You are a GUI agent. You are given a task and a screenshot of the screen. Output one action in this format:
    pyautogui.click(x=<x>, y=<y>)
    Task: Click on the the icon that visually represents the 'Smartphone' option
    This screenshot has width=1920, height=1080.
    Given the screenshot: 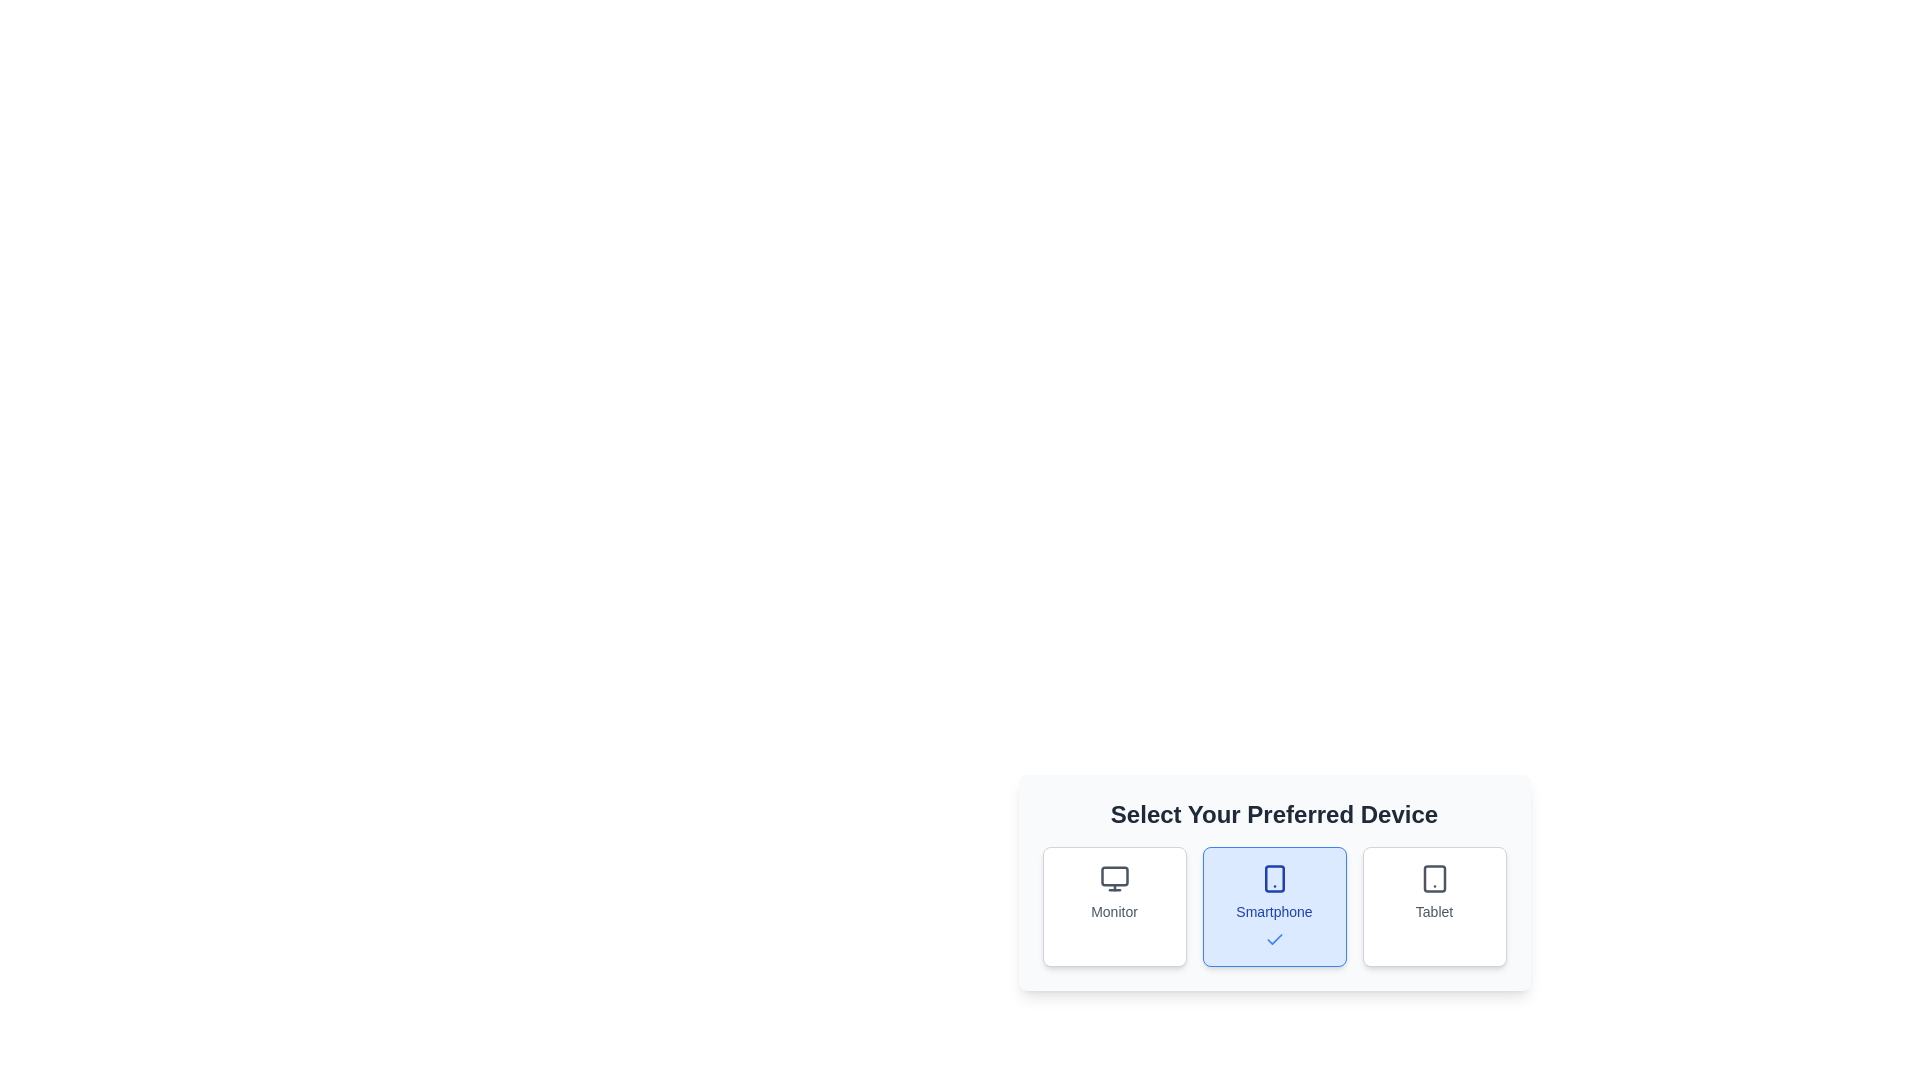 What is the action you would take?
    pyautogui.click(x=1273, y=878)
    